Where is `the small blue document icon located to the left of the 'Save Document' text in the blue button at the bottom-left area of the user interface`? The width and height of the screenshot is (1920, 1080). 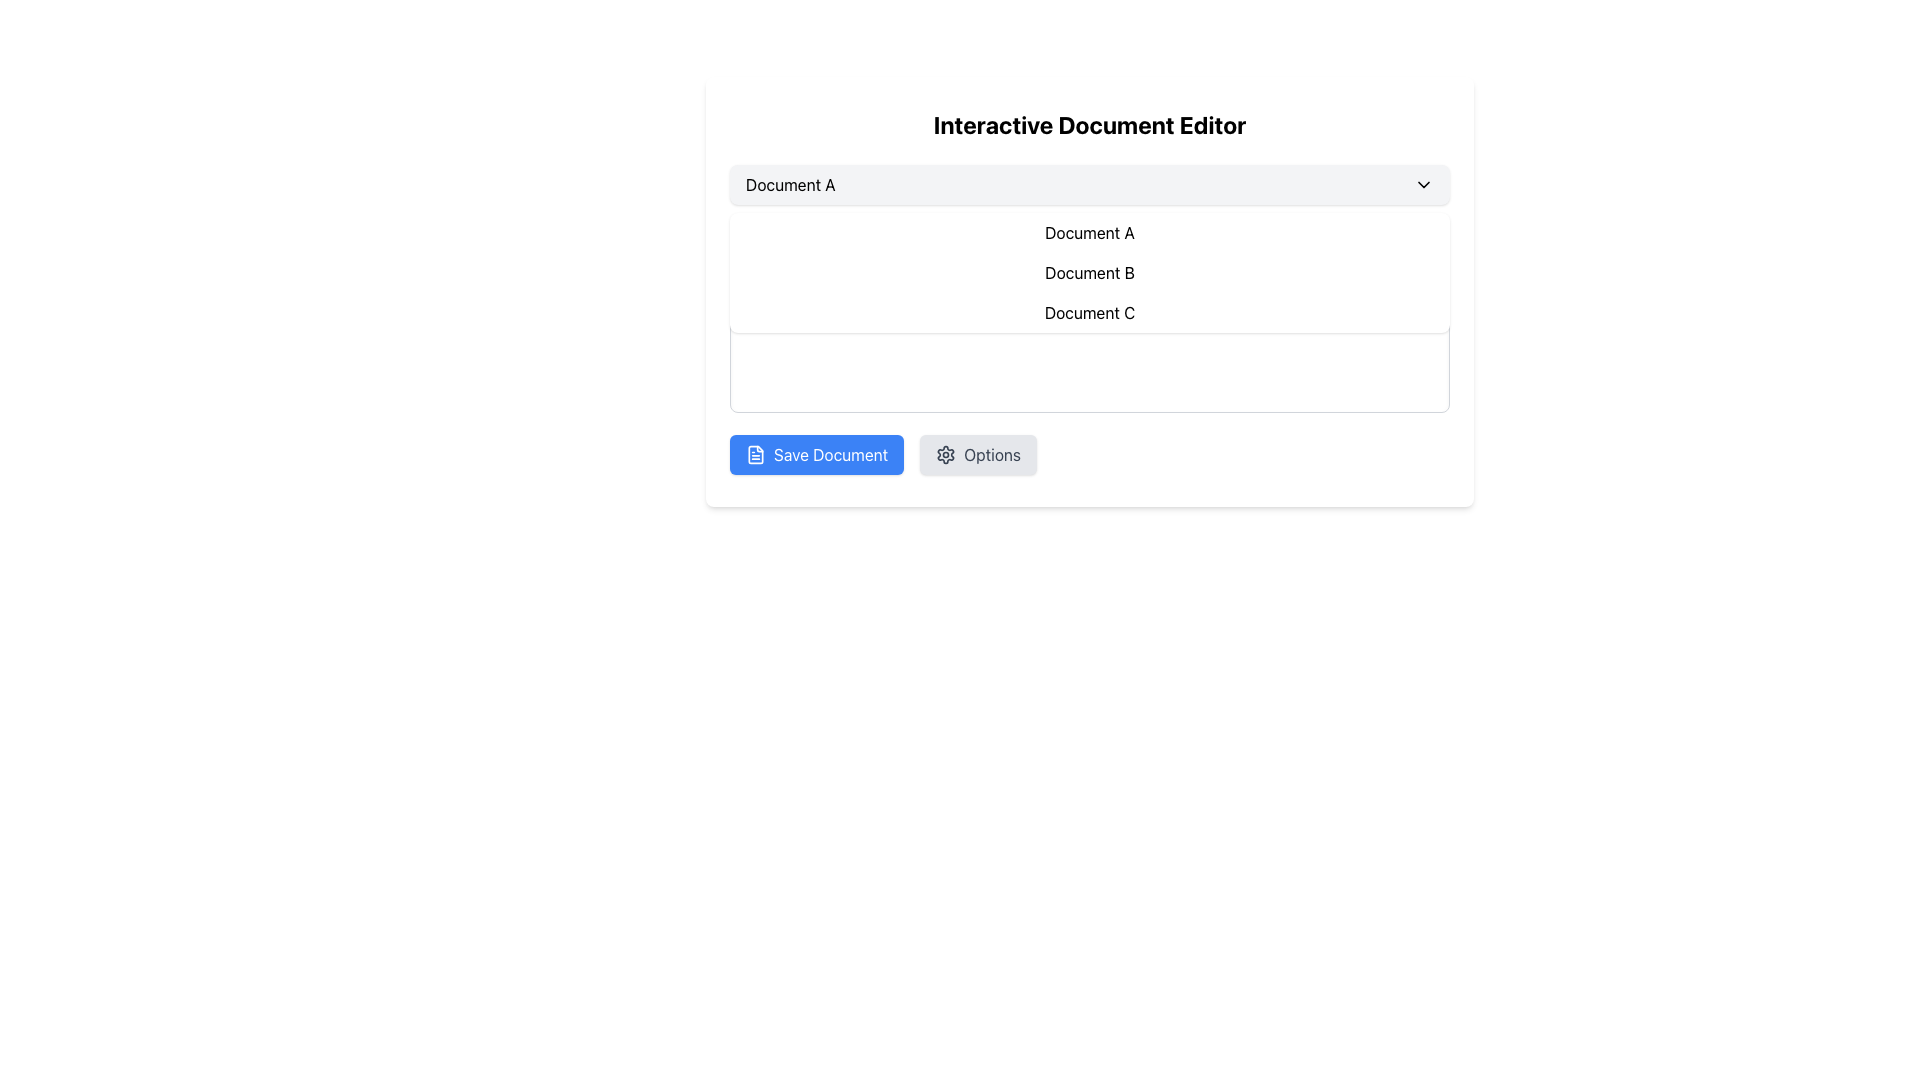 the small blue document icon located to the left of the 'Save Document' text in the blue button at the bottom-left area of the user interface is located at coordinates (754, 455).